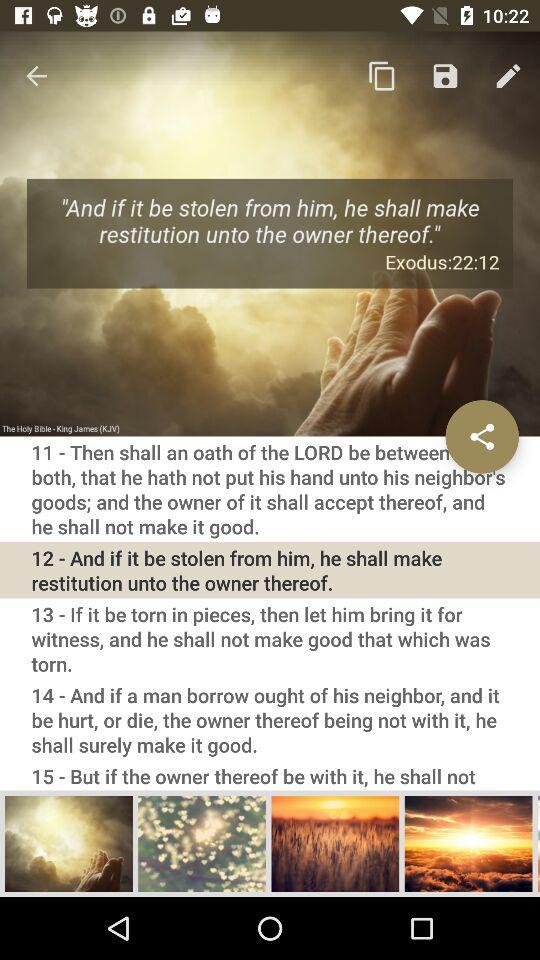 The width and height of the screenshot is (540, 960). Describe the element at coordinates (36, 76) in the screenshot. I see `the item at the top left corner` at that location.